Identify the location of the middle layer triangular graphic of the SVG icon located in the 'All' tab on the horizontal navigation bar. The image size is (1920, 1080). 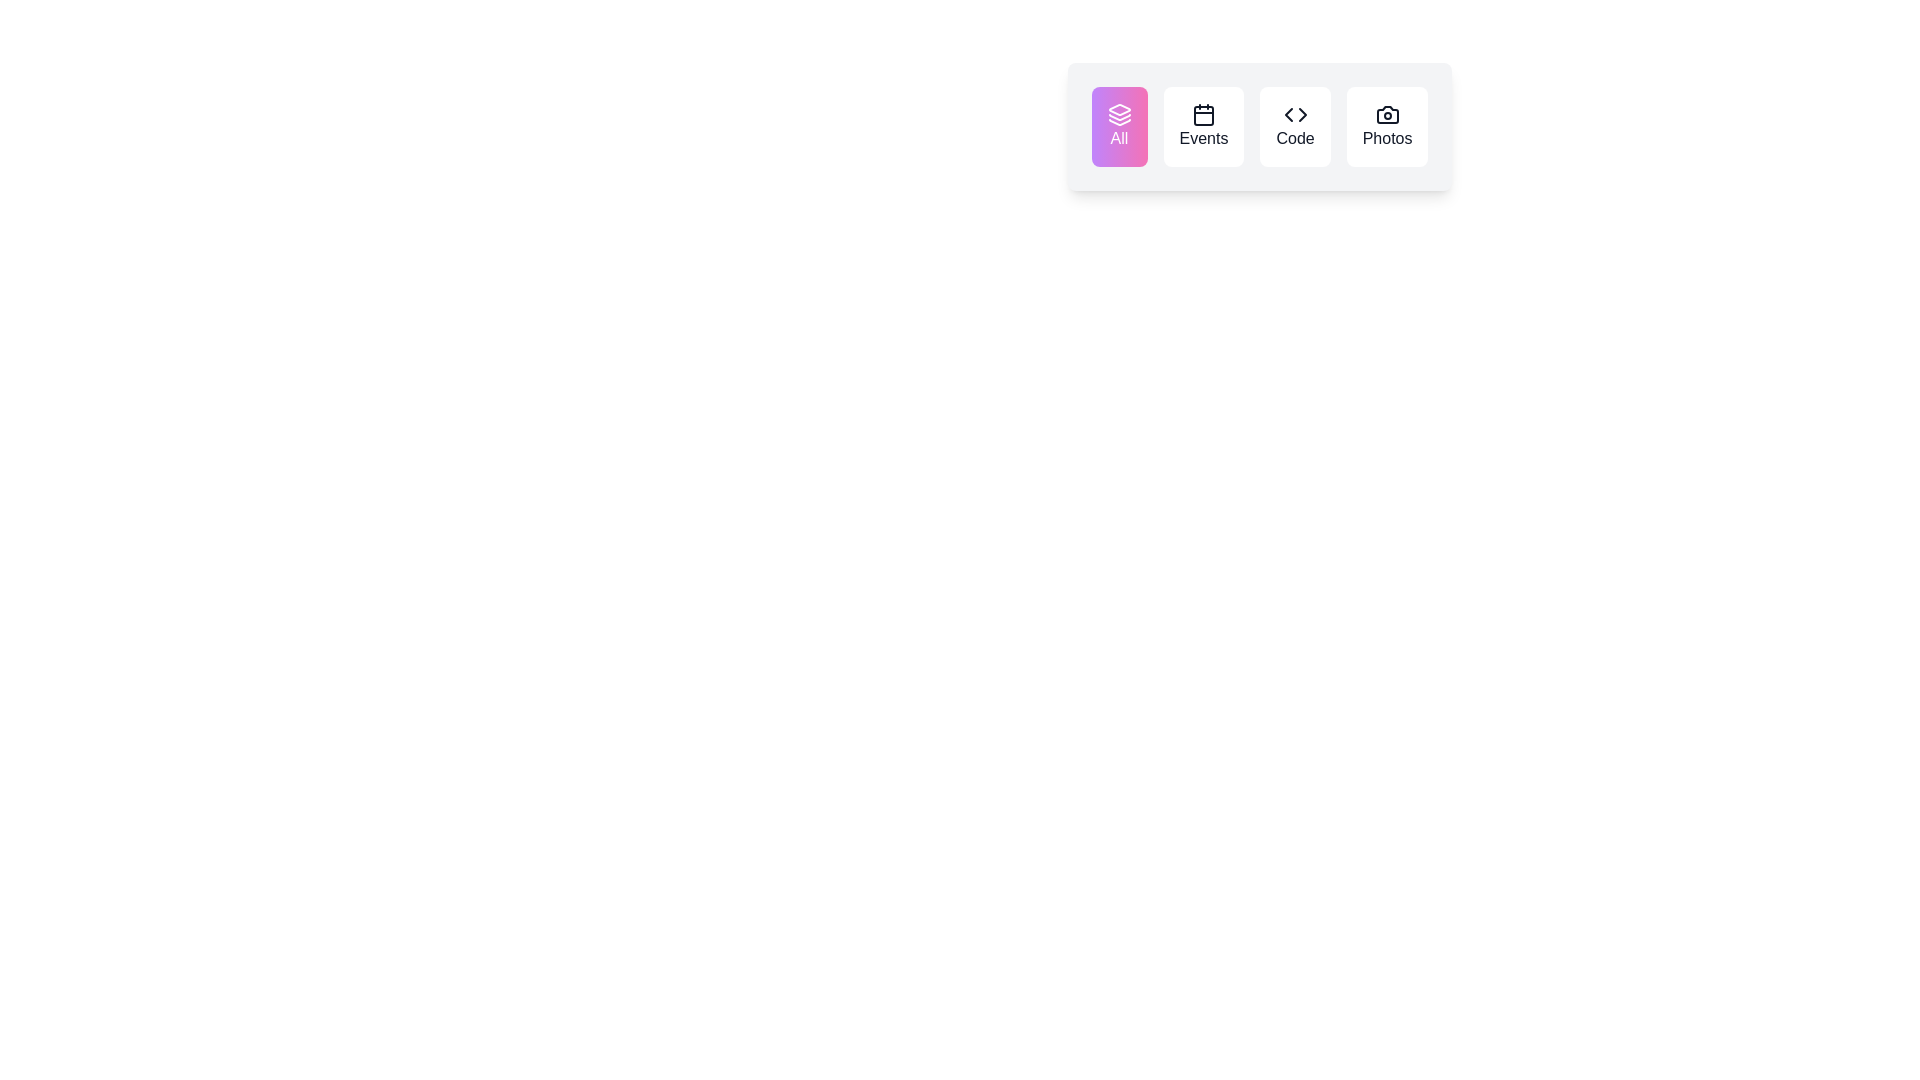
(1118, 117).